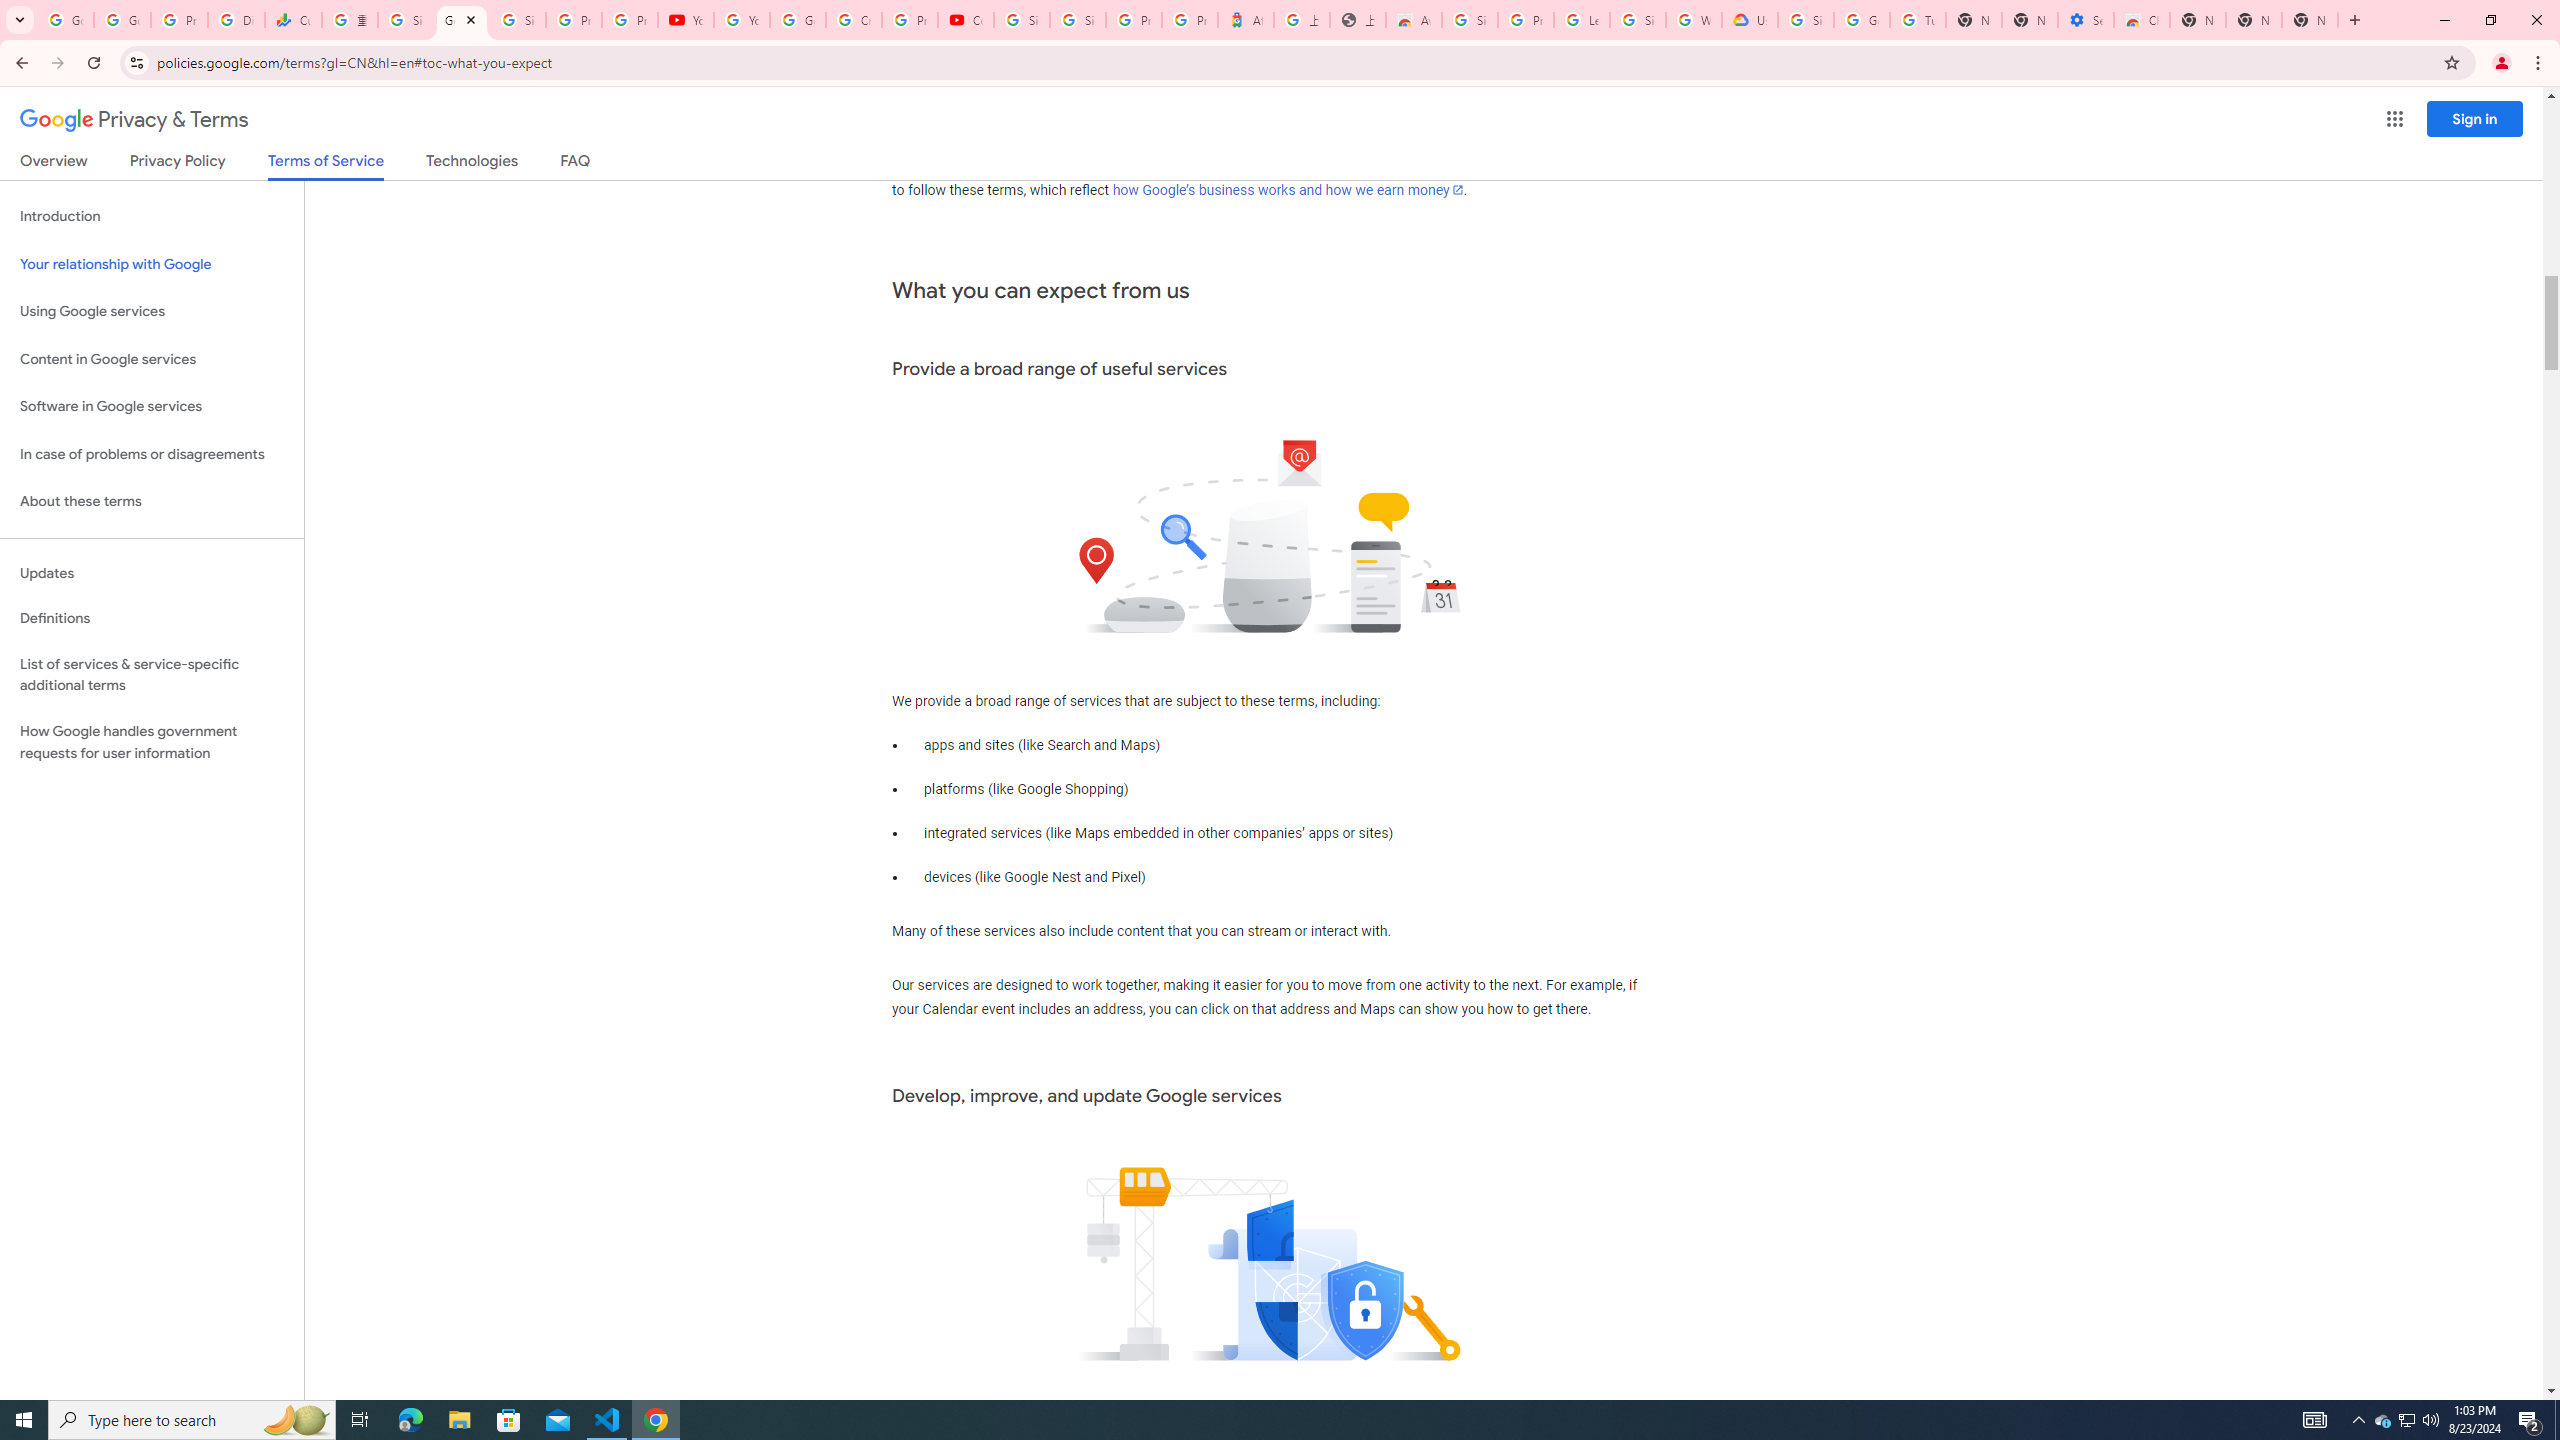 The width and height of the screenshot is (2560, 1440). I want to click on 'Minimize', so click(2443, 19).